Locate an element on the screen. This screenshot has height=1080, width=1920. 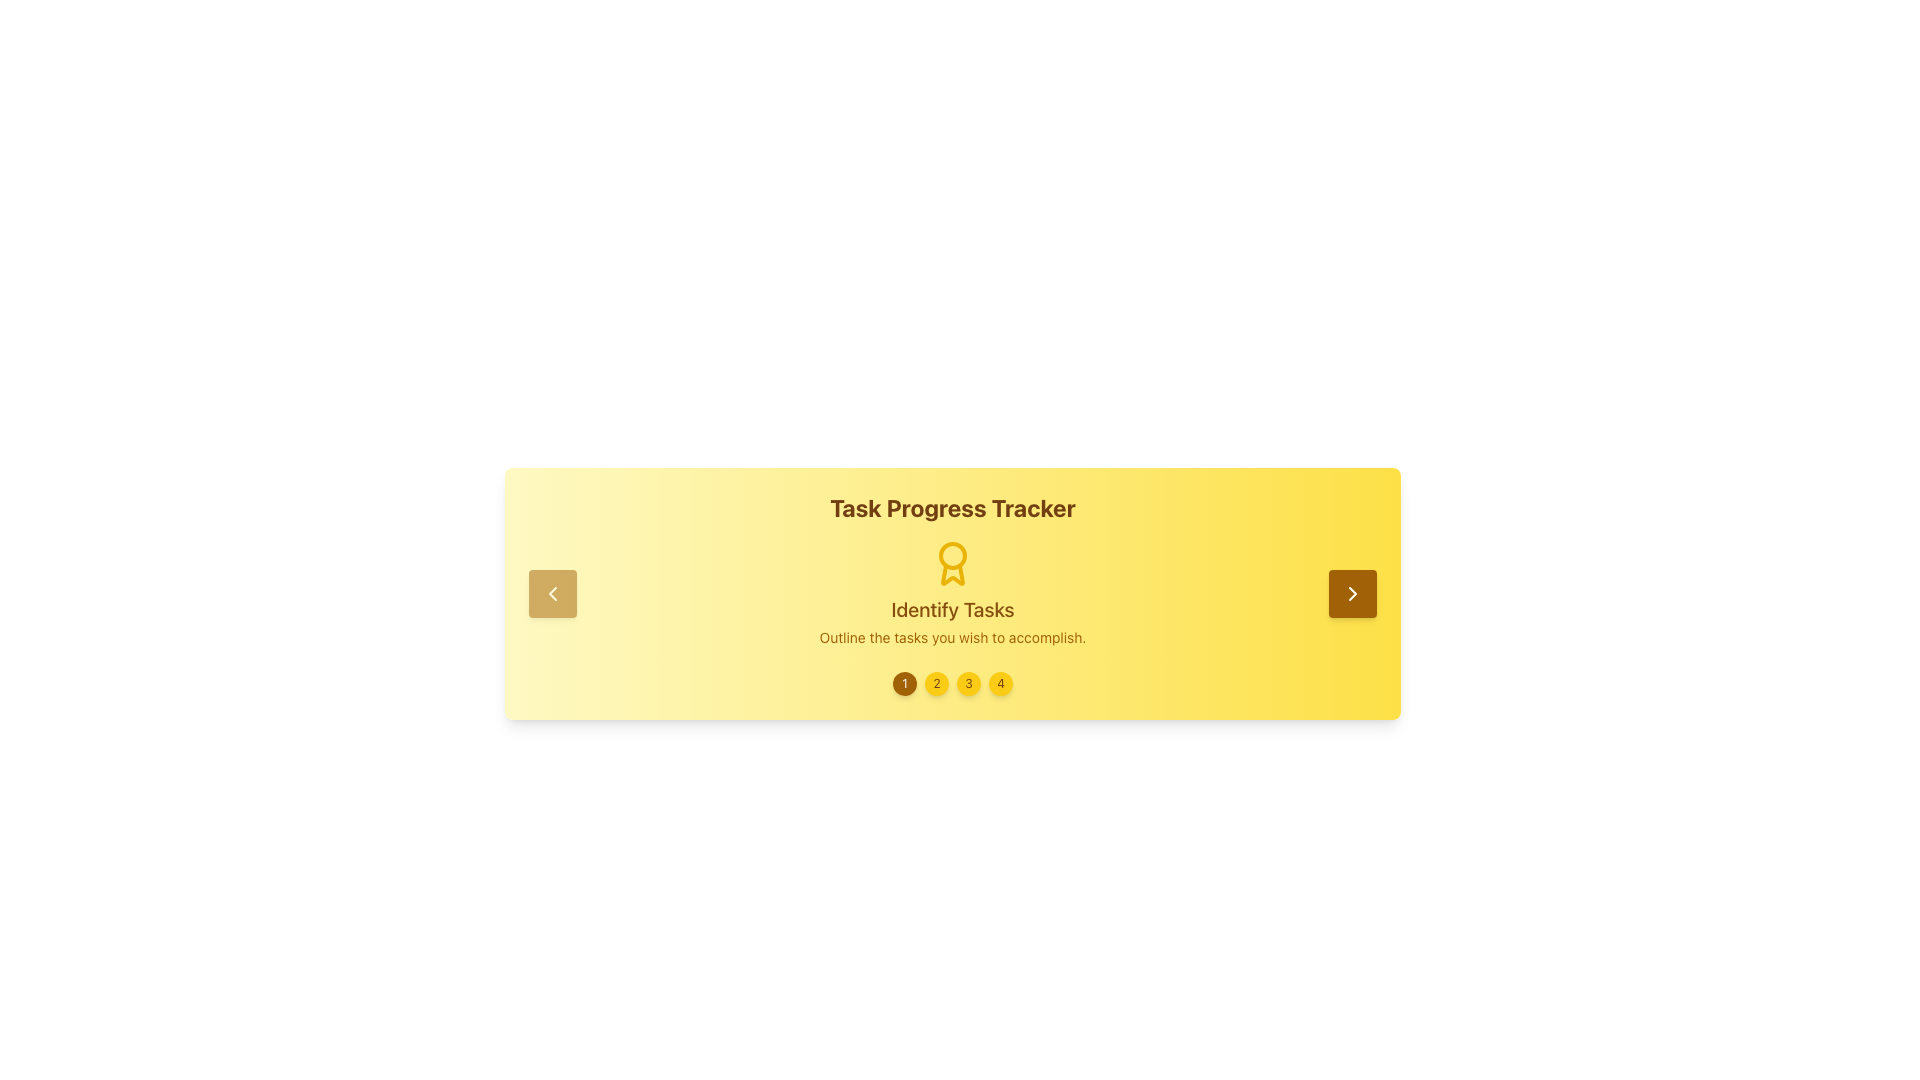
the award or achievement icon located in the 'Identify Tasks' section, which is centrally placed above the text 'Identify Tasks' and 'Outline the tasks you wish to accomplish.' is located at coordinates (952, 563).